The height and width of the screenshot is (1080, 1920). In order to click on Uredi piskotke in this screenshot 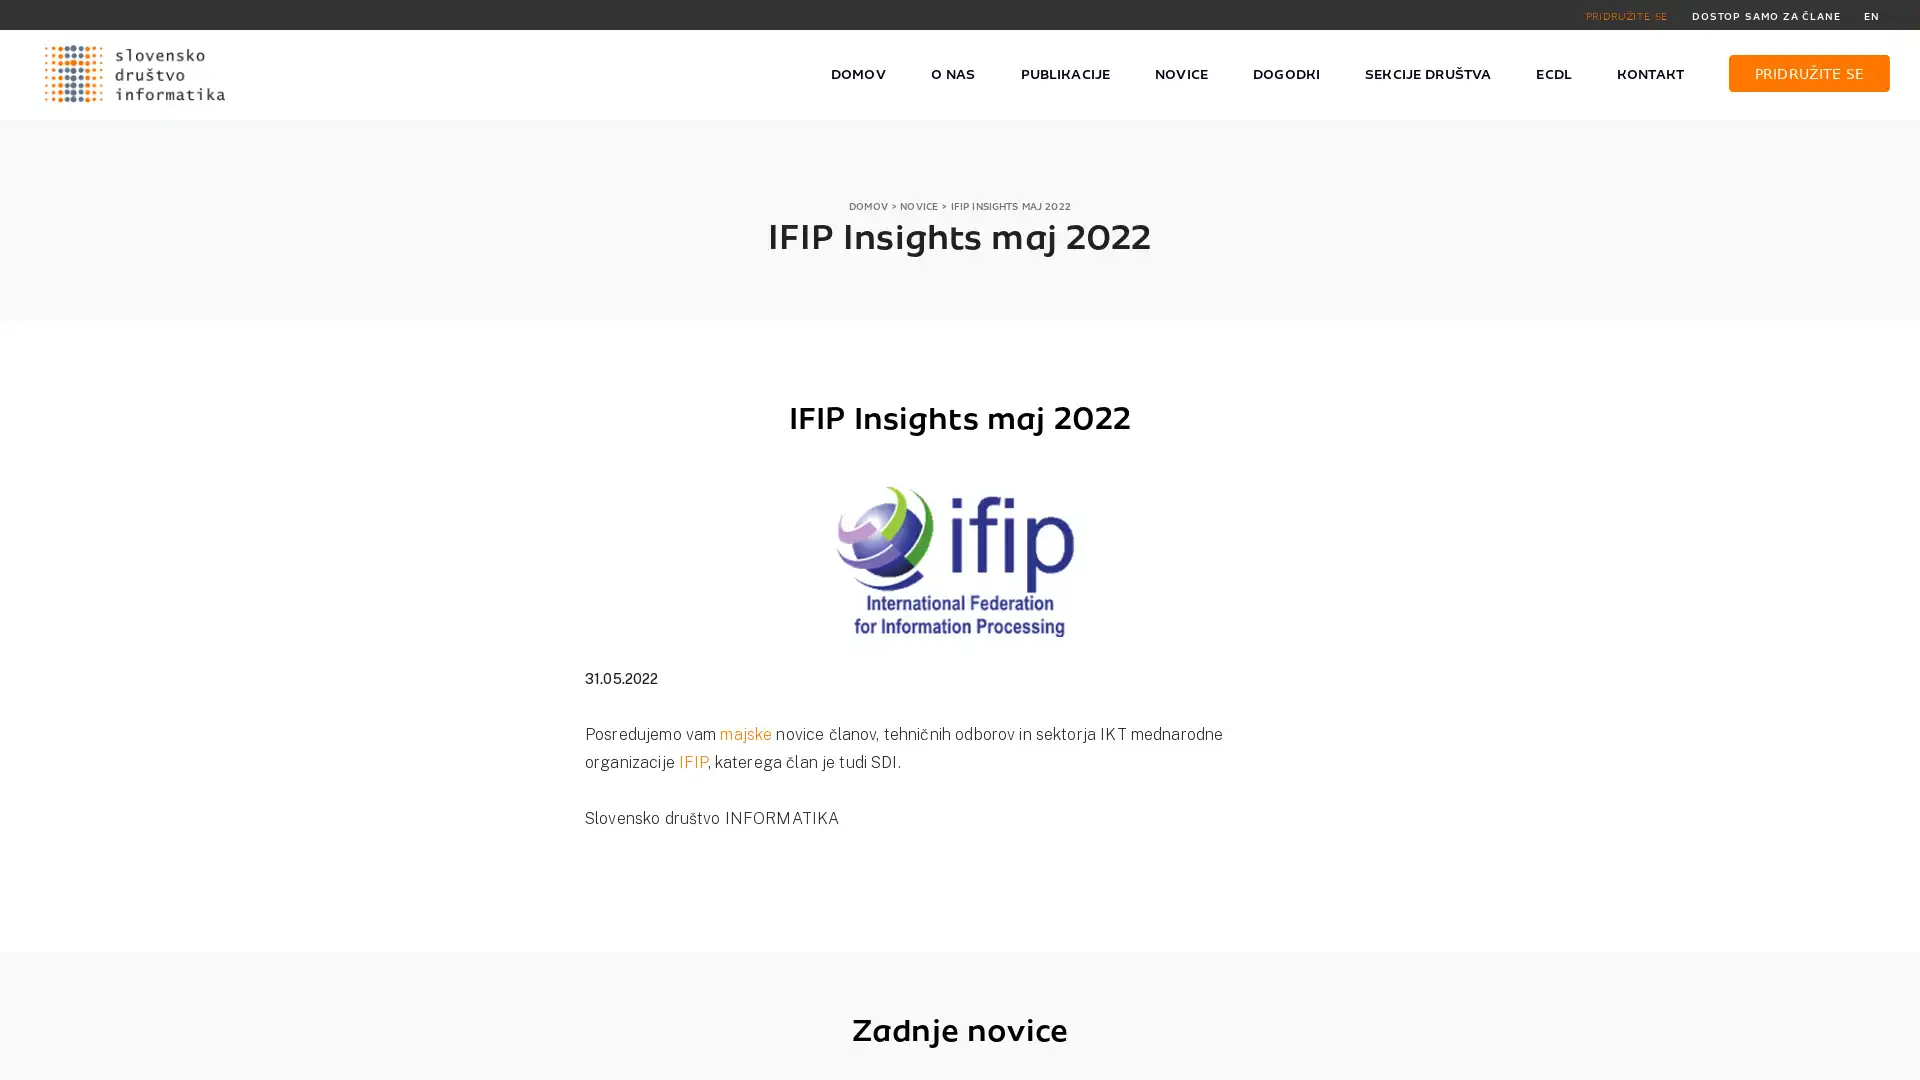, I will do `click(1420, 1053)`.